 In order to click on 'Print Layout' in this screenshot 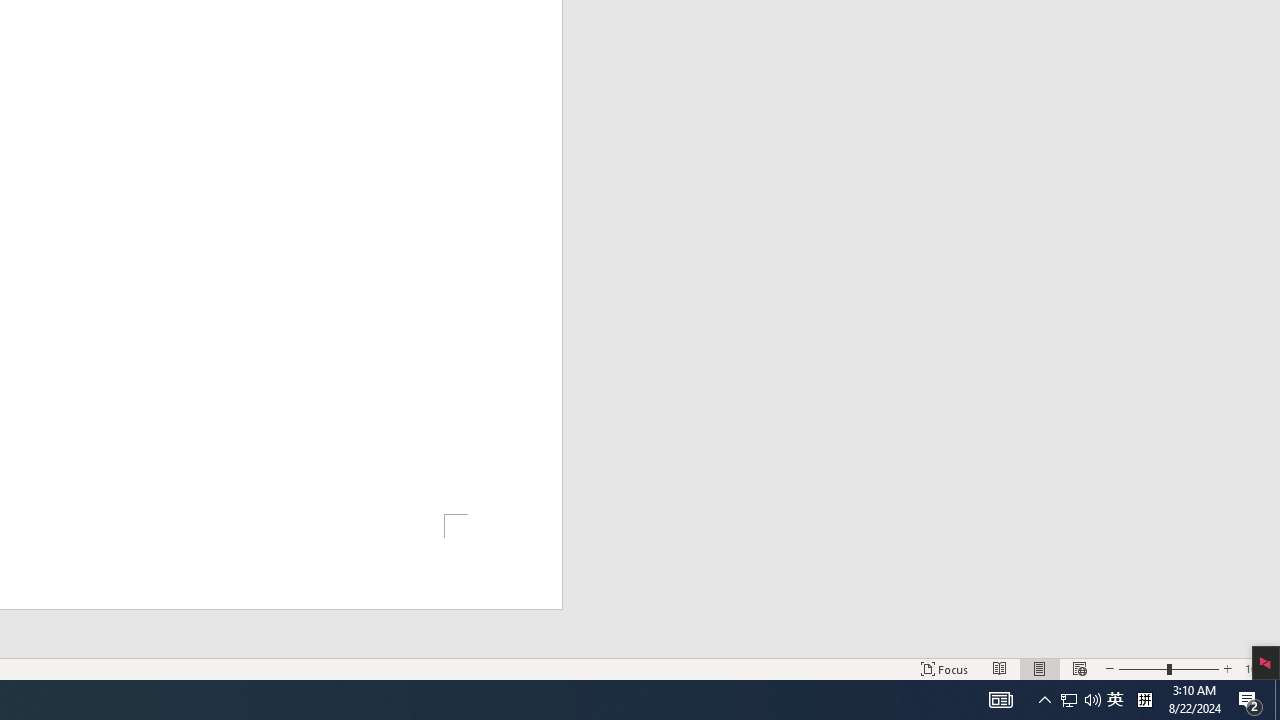, I will do `click(1040, 669)`.